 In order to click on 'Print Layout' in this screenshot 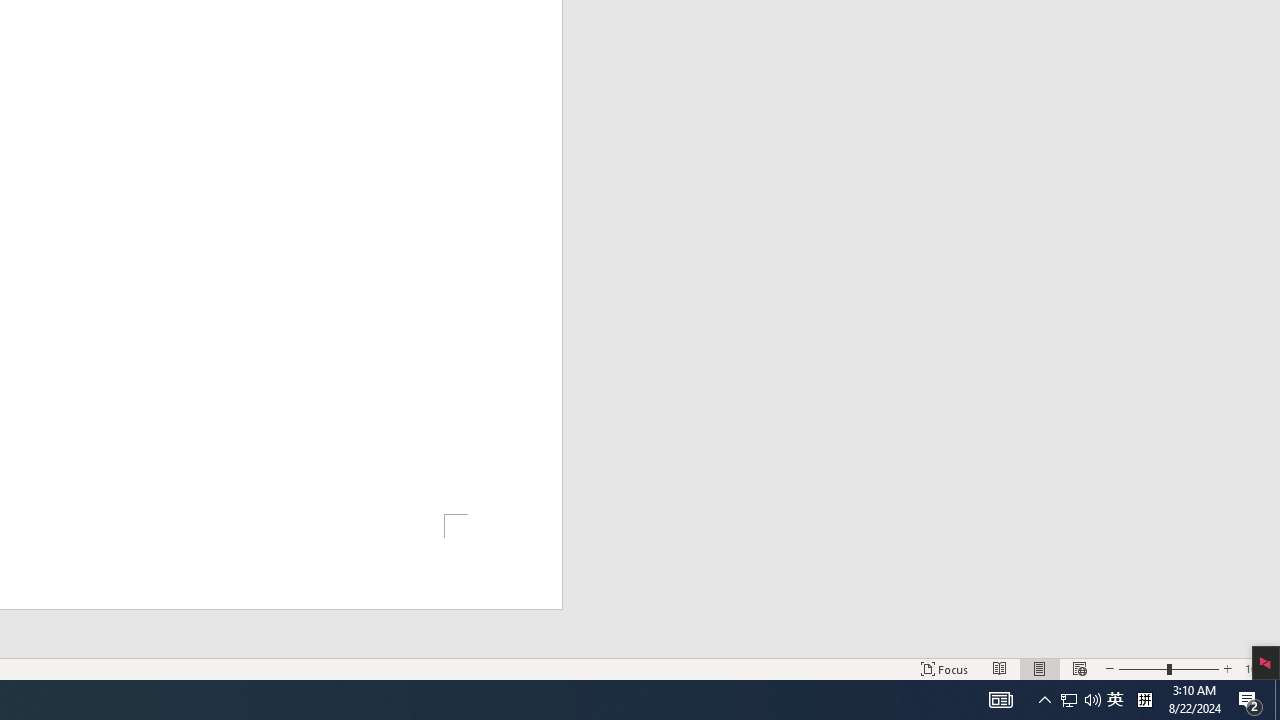, I will do `click(1040, 669)`.